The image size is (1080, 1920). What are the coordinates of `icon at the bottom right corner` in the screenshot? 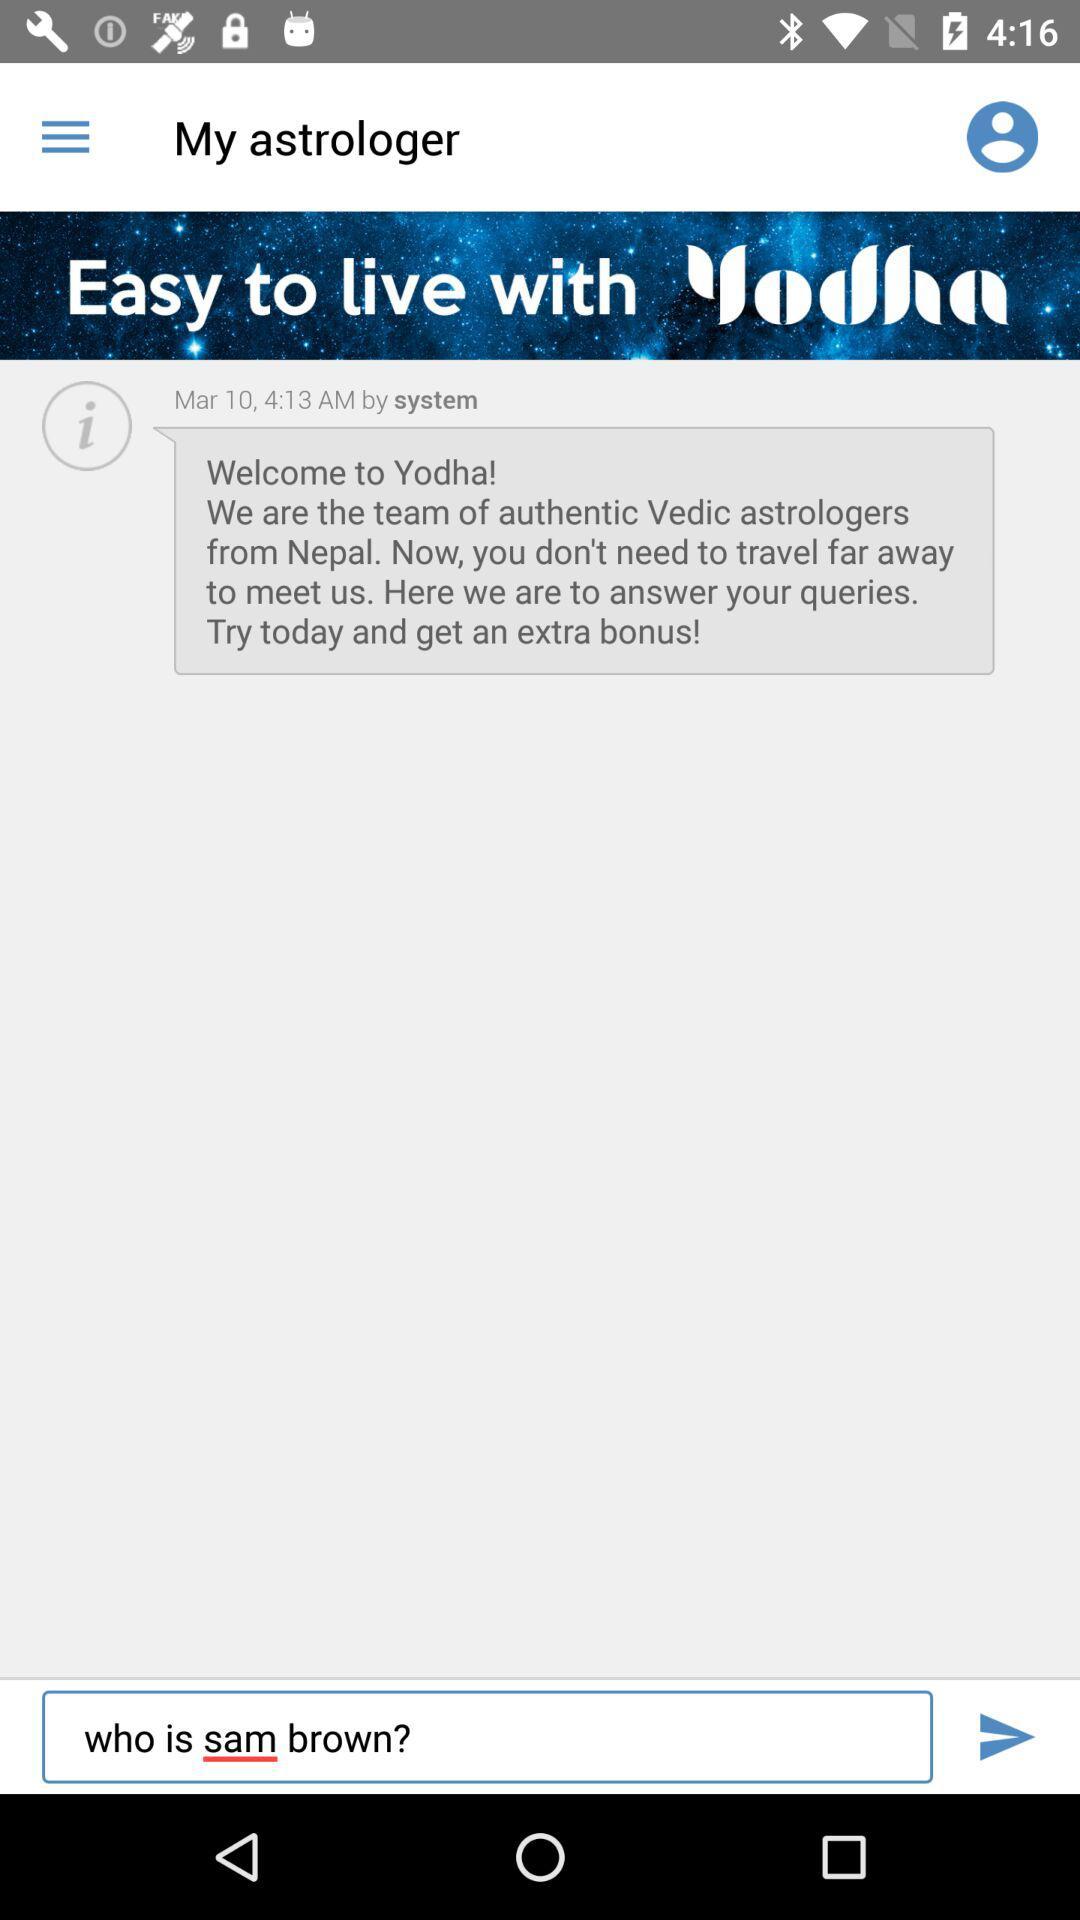 It's located at (1006, 1736).